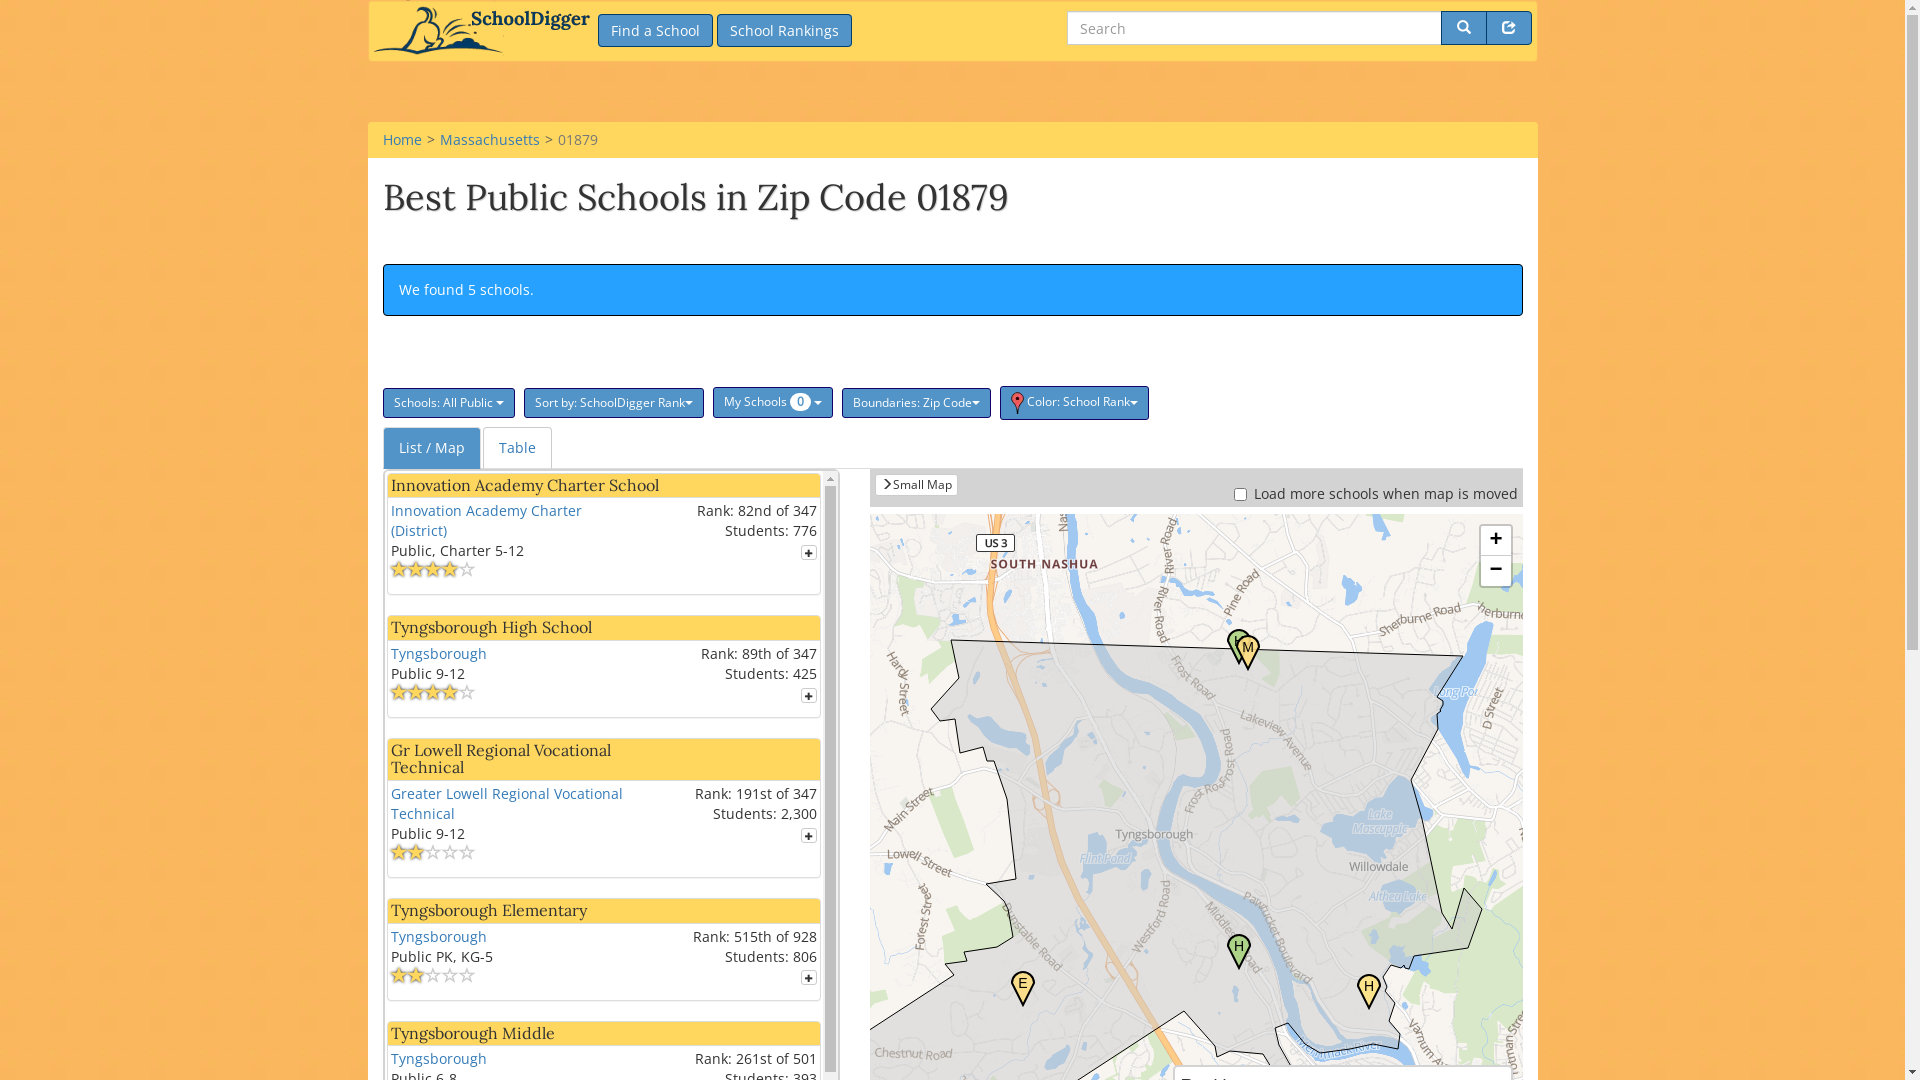  Describe the element at coordinates (915, 485) in the screenshot. I see `'Small Map'` at that location.